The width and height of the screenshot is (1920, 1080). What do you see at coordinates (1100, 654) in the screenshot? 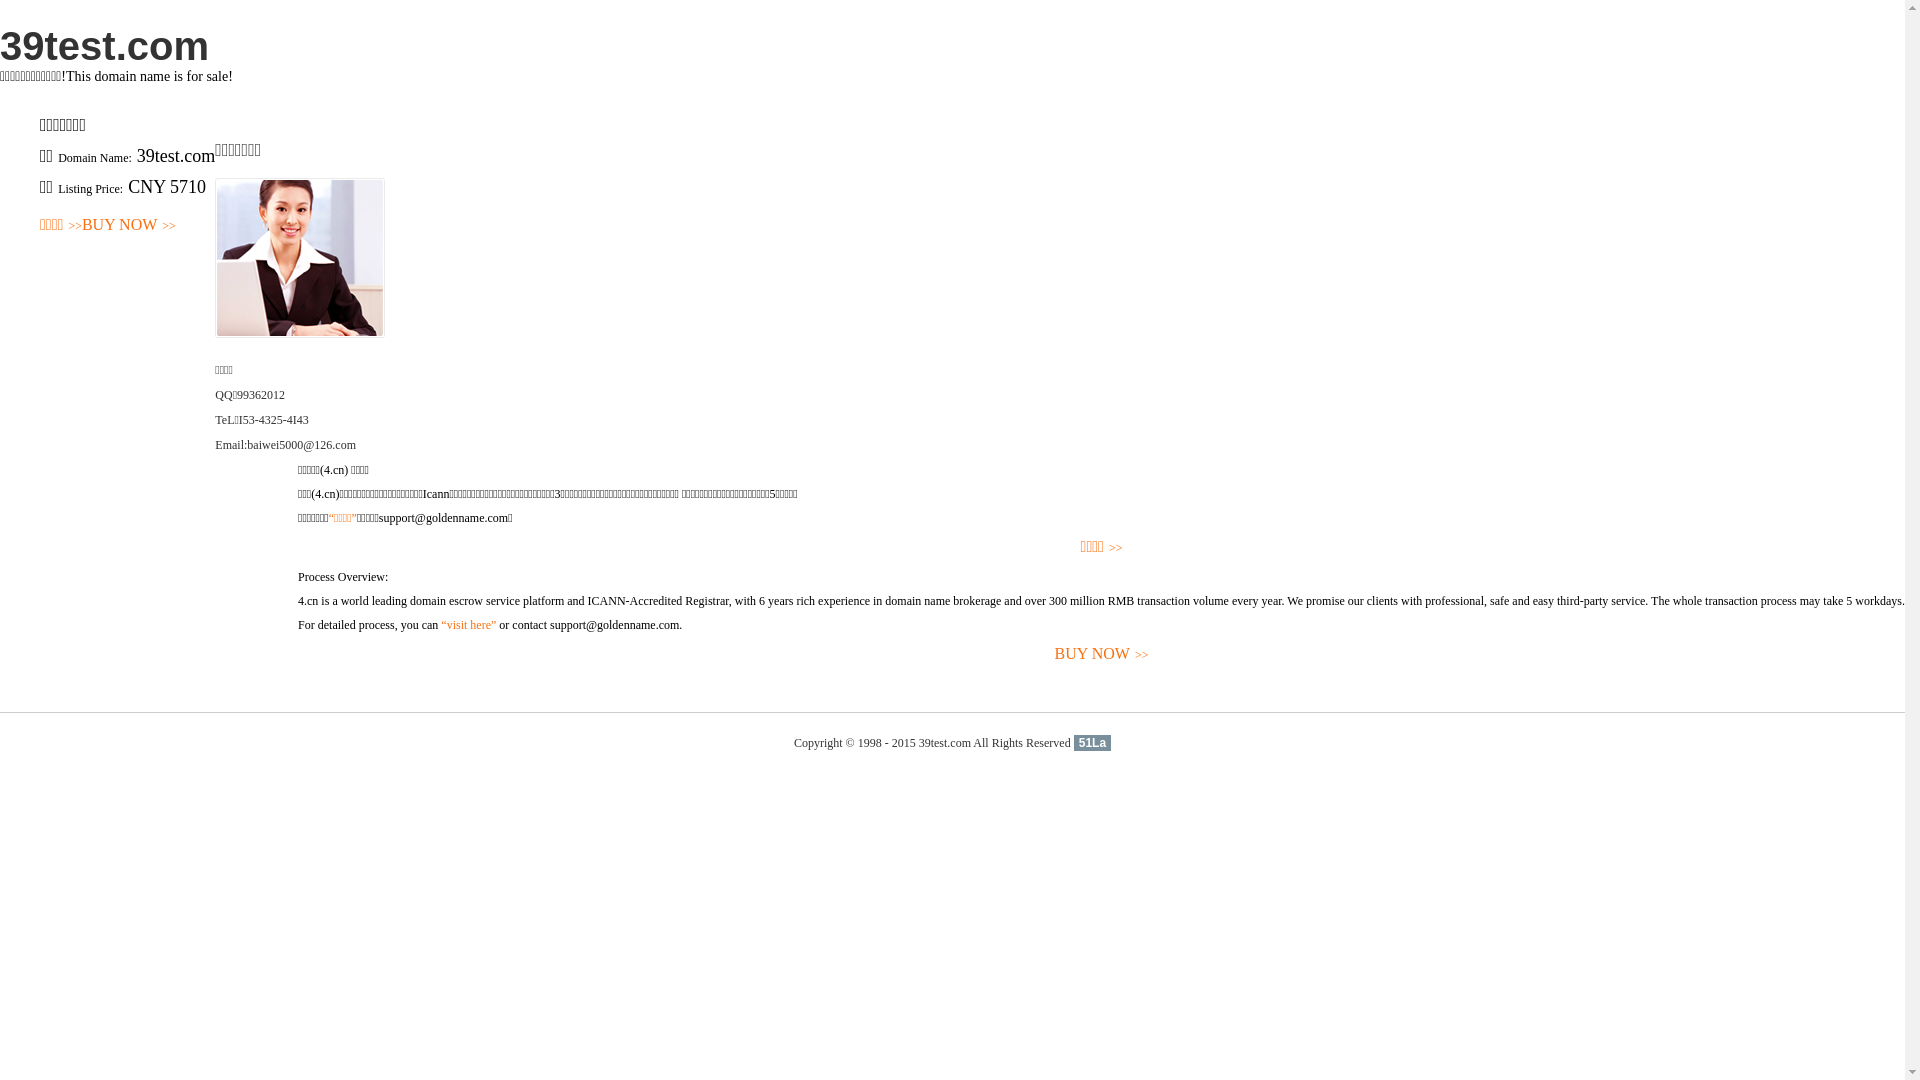
I see `'BUY NOW>>'` at bounding box center [1100, 654].